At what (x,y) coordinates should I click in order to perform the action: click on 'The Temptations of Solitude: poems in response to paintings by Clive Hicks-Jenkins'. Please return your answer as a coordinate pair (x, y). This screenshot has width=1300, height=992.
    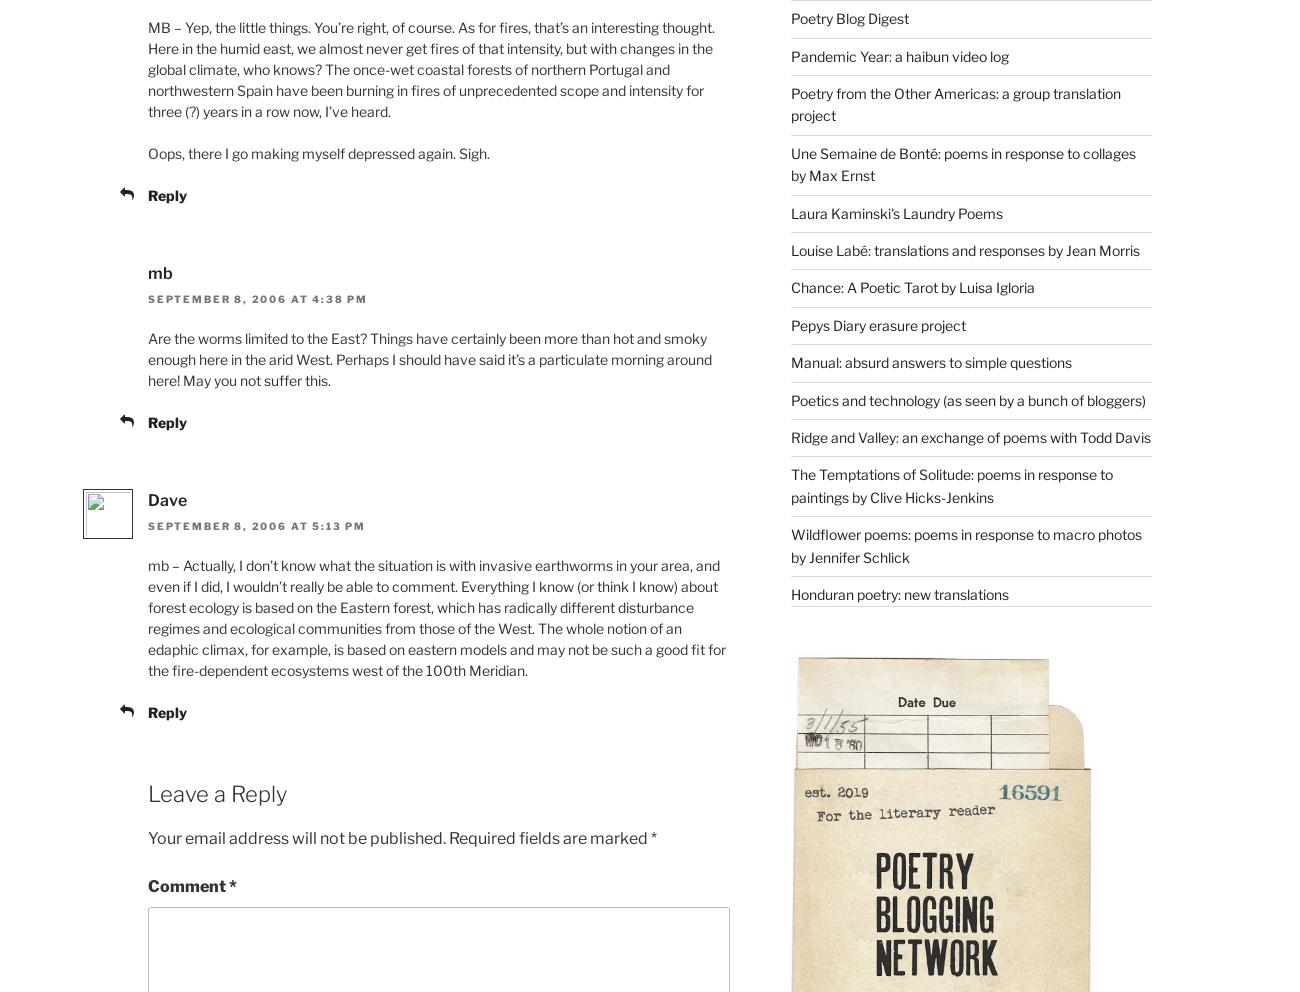
    Looking at the image, I should click on (950, 485).